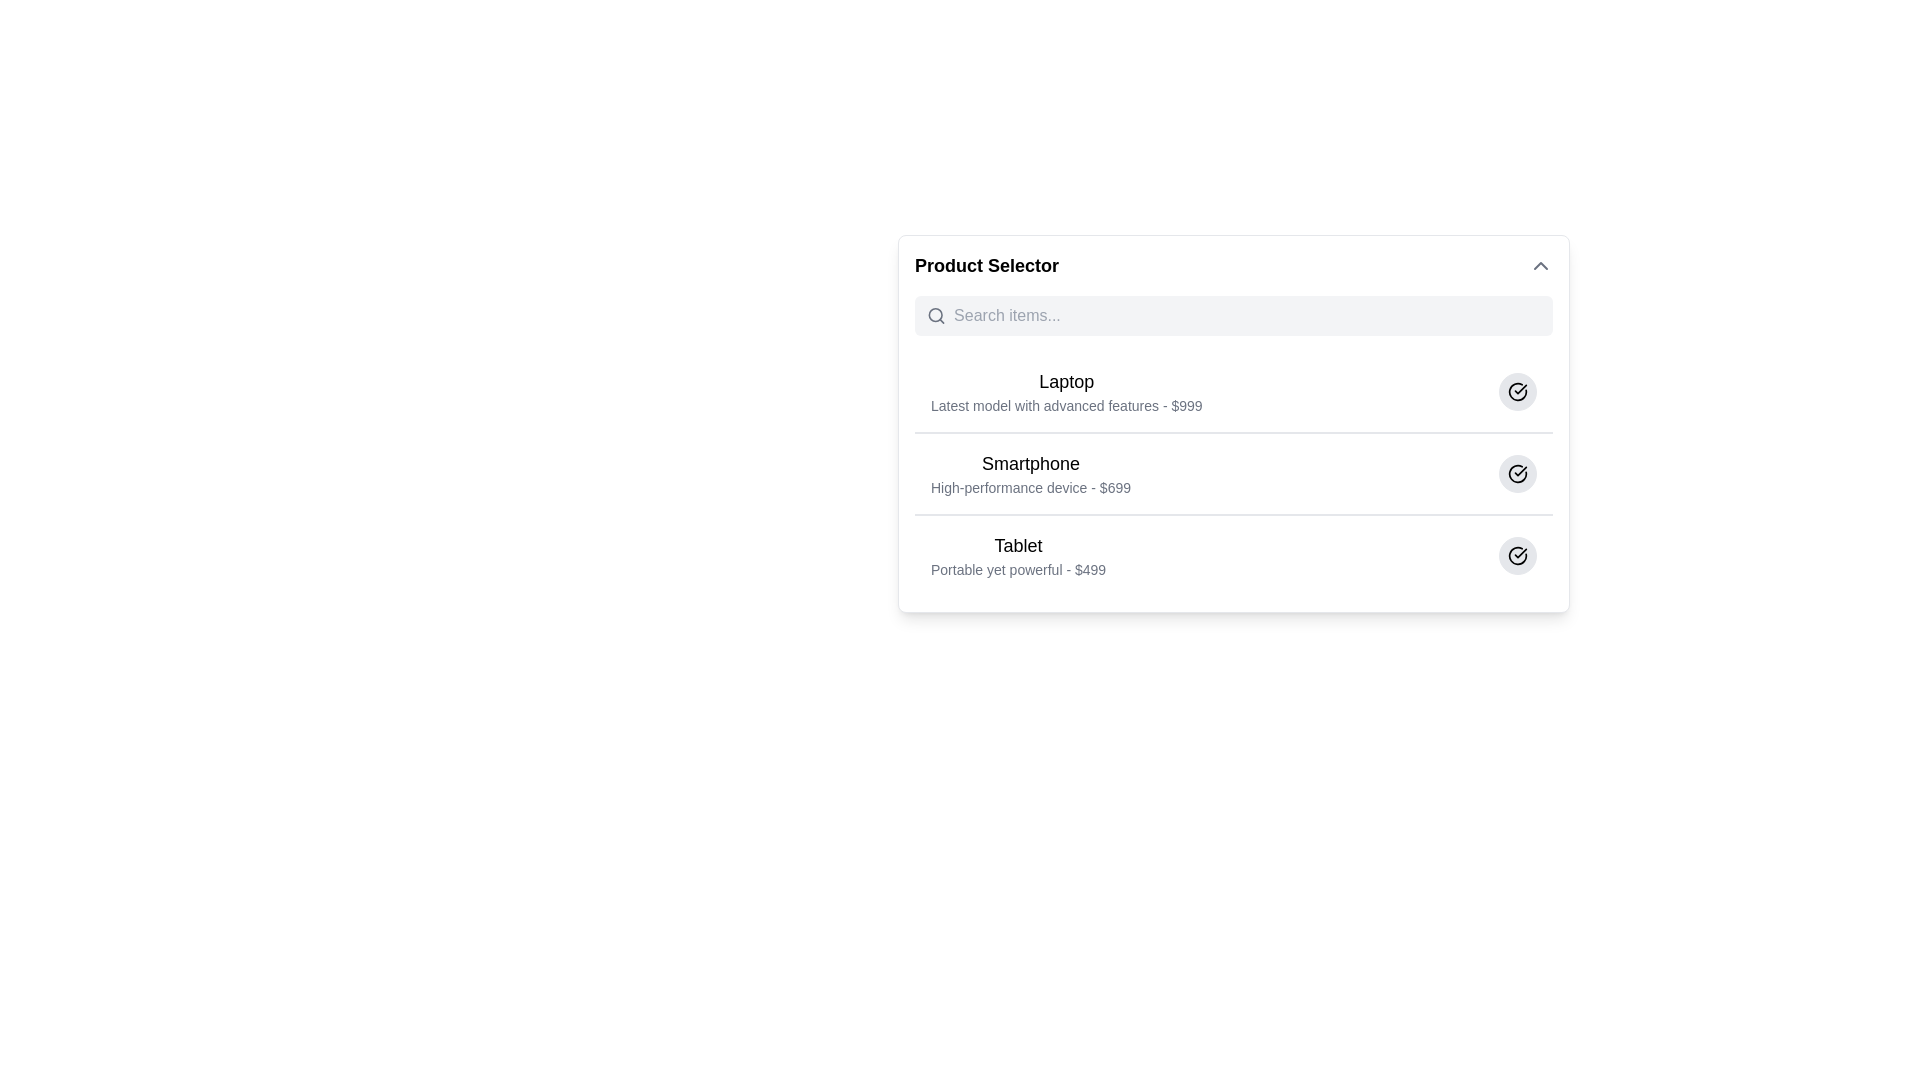  Describe the element at coordinates (1018, 570) in the screenshot. I see `the Text Label displaying 'Portable yet powerful - $499', which is located beneath the 'Tablet' label in the product list` at that location.